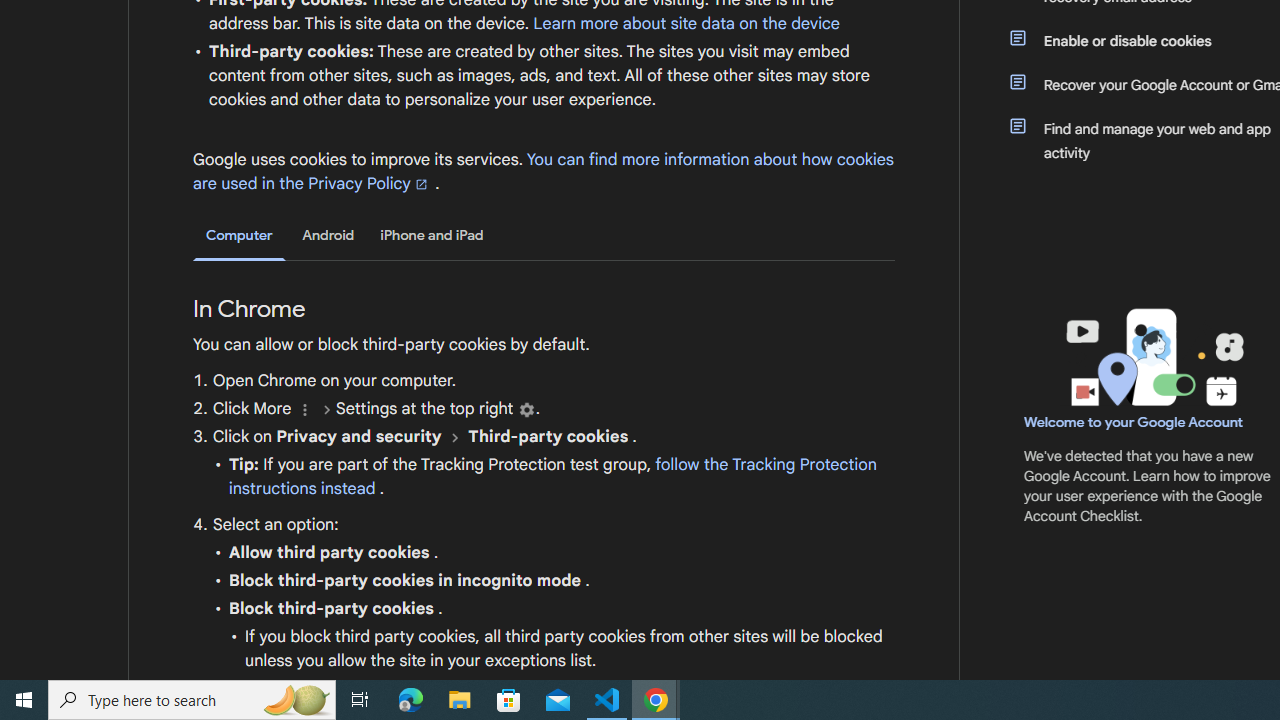 This screenshot has height=720, width=1280. I want to click on 'Learn more about site data on the device', so click(686, 23).